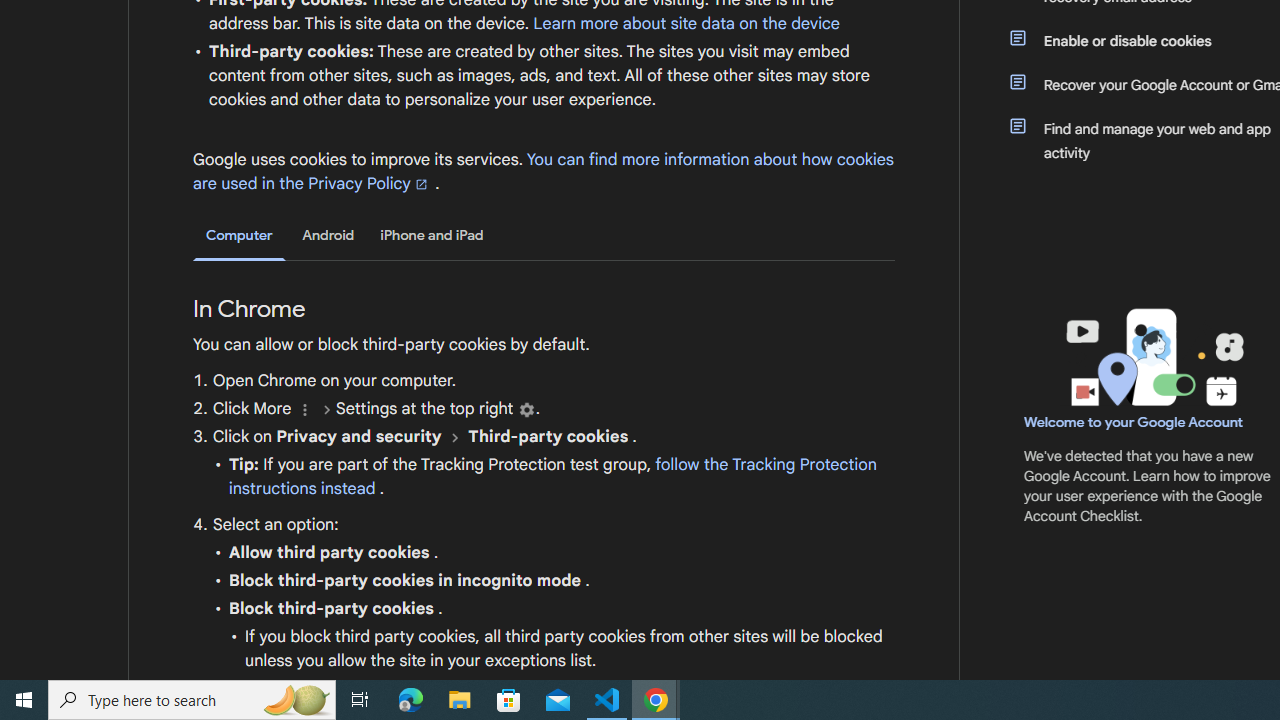 This screenshot has height=720, width=1280. I want to click on 'Learn more about site data on the device', so click(686, 23).